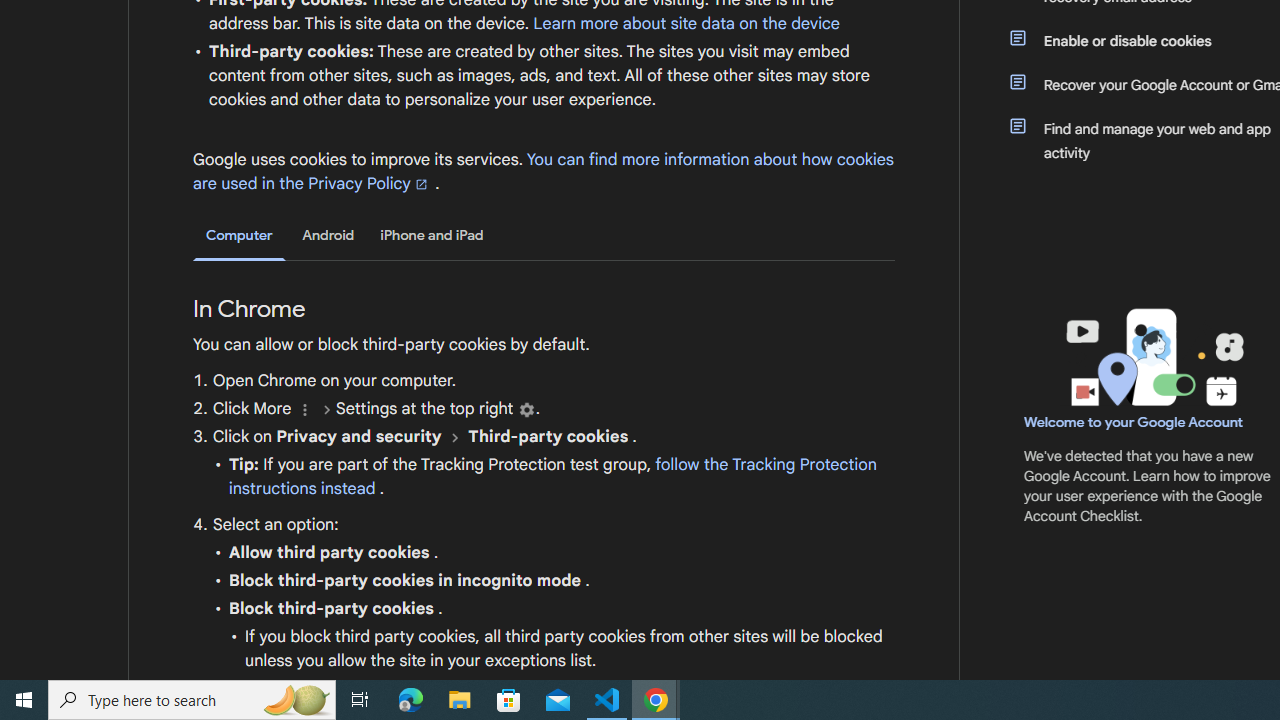 This screenshot has height=720, width=1280. I want to click on 'Learn more about site data on the device', so click(686, 23).